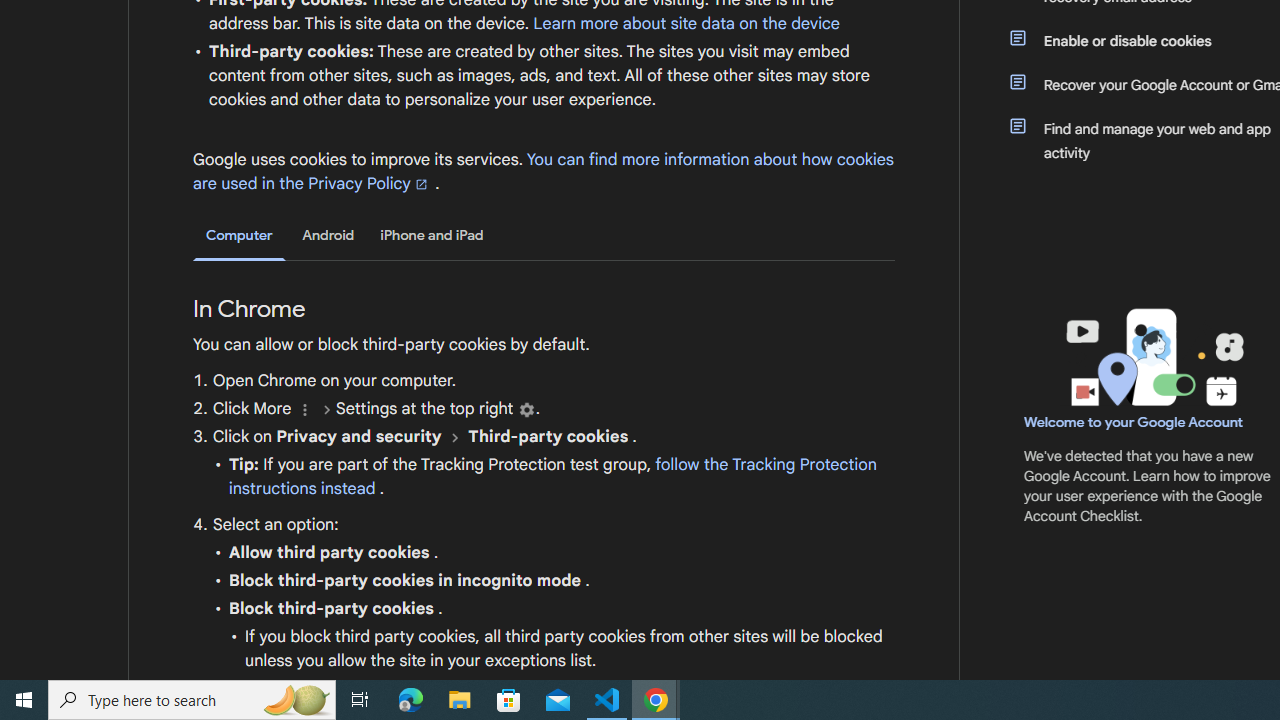 This screenshot has height=720, width=1280. I want to click on 'Learn more about site data on the device', so click(686, 23).